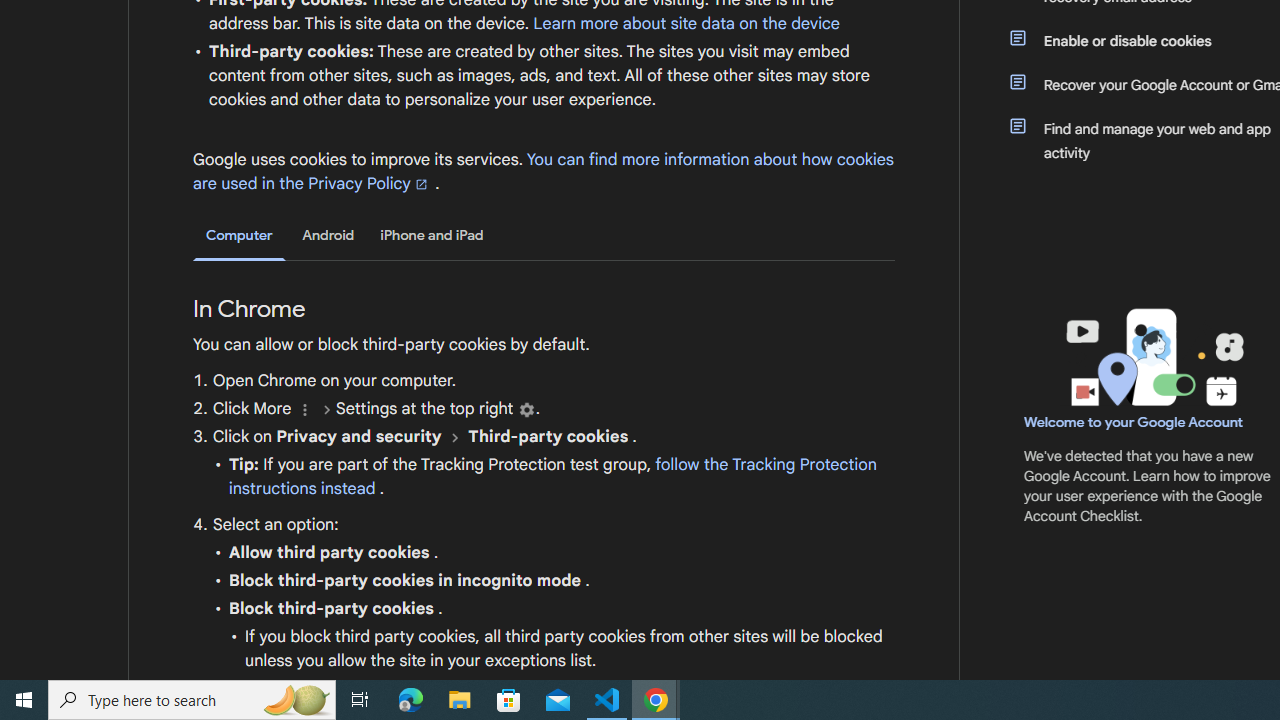 This screenshot has height=720, width=1280. I want to click on 'Learn more about site data on the device', so click(686, 23).